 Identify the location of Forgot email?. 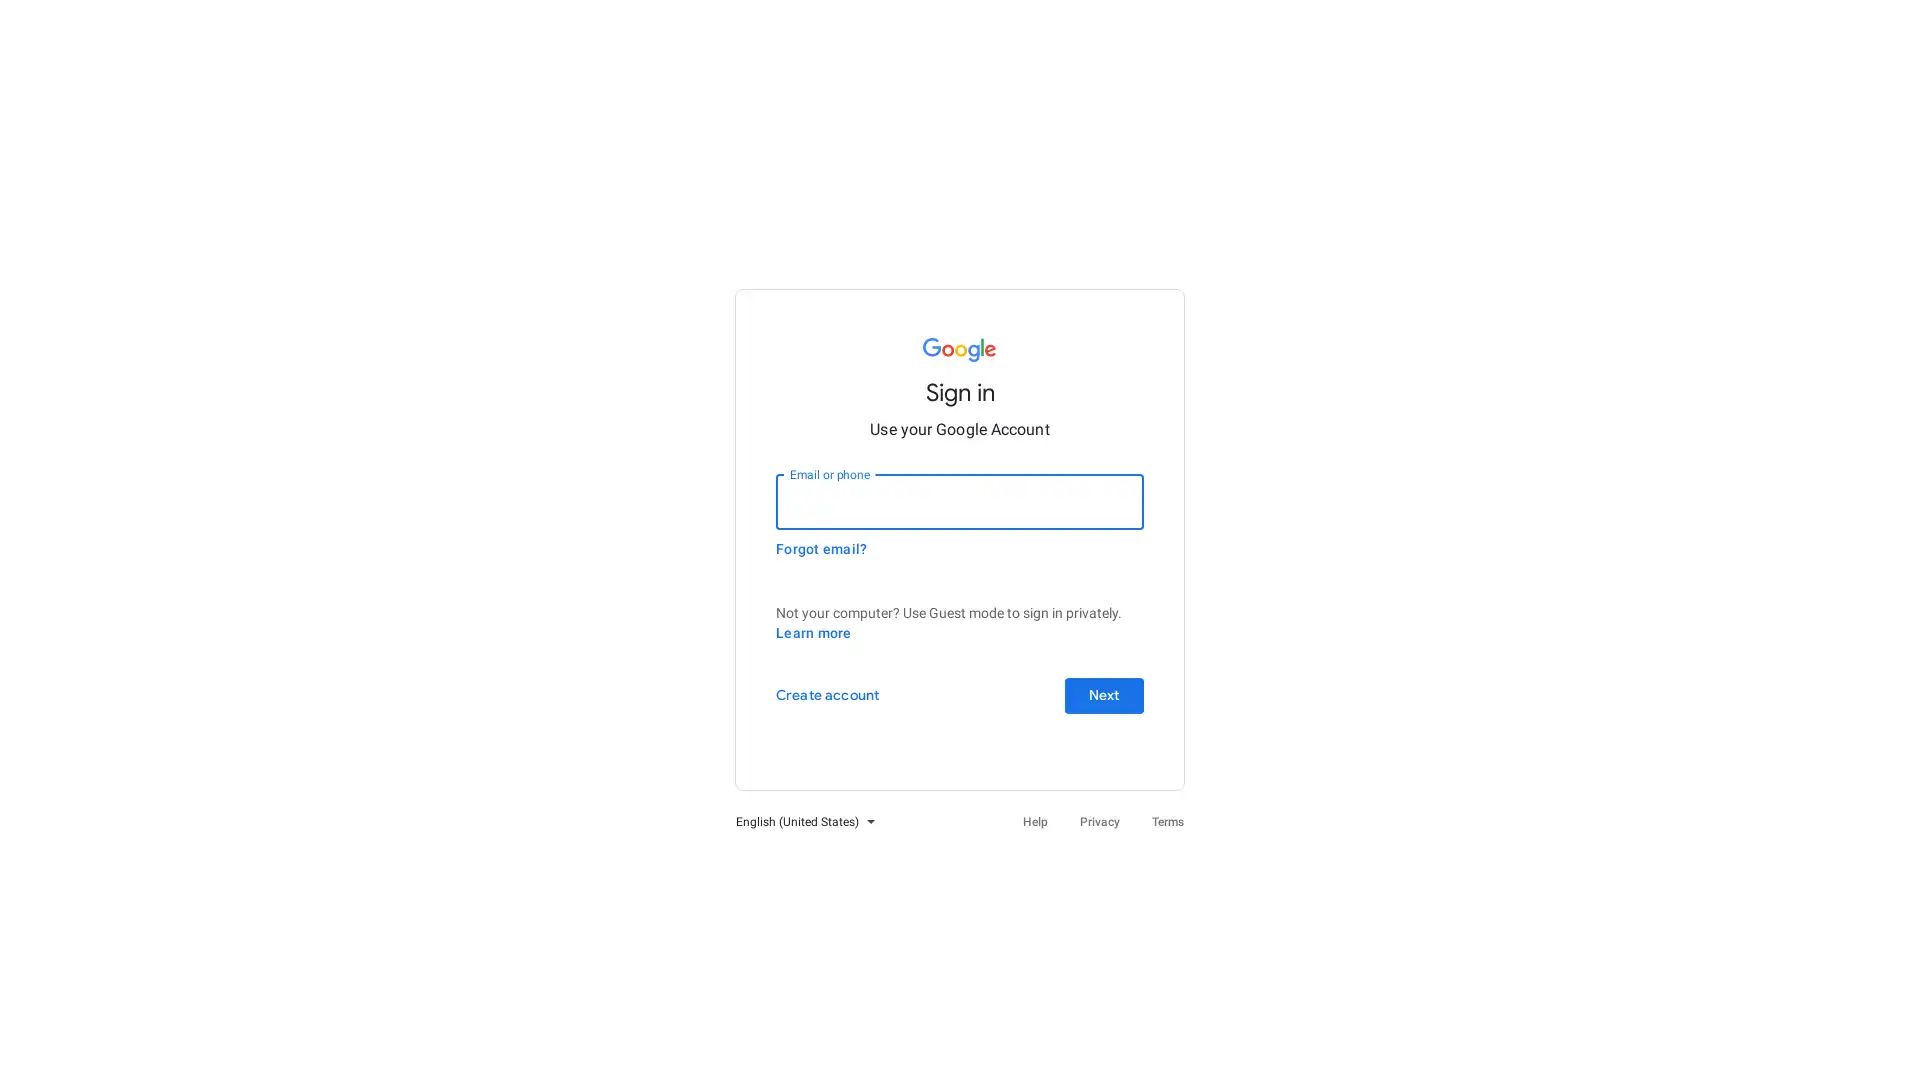
(821, 547).